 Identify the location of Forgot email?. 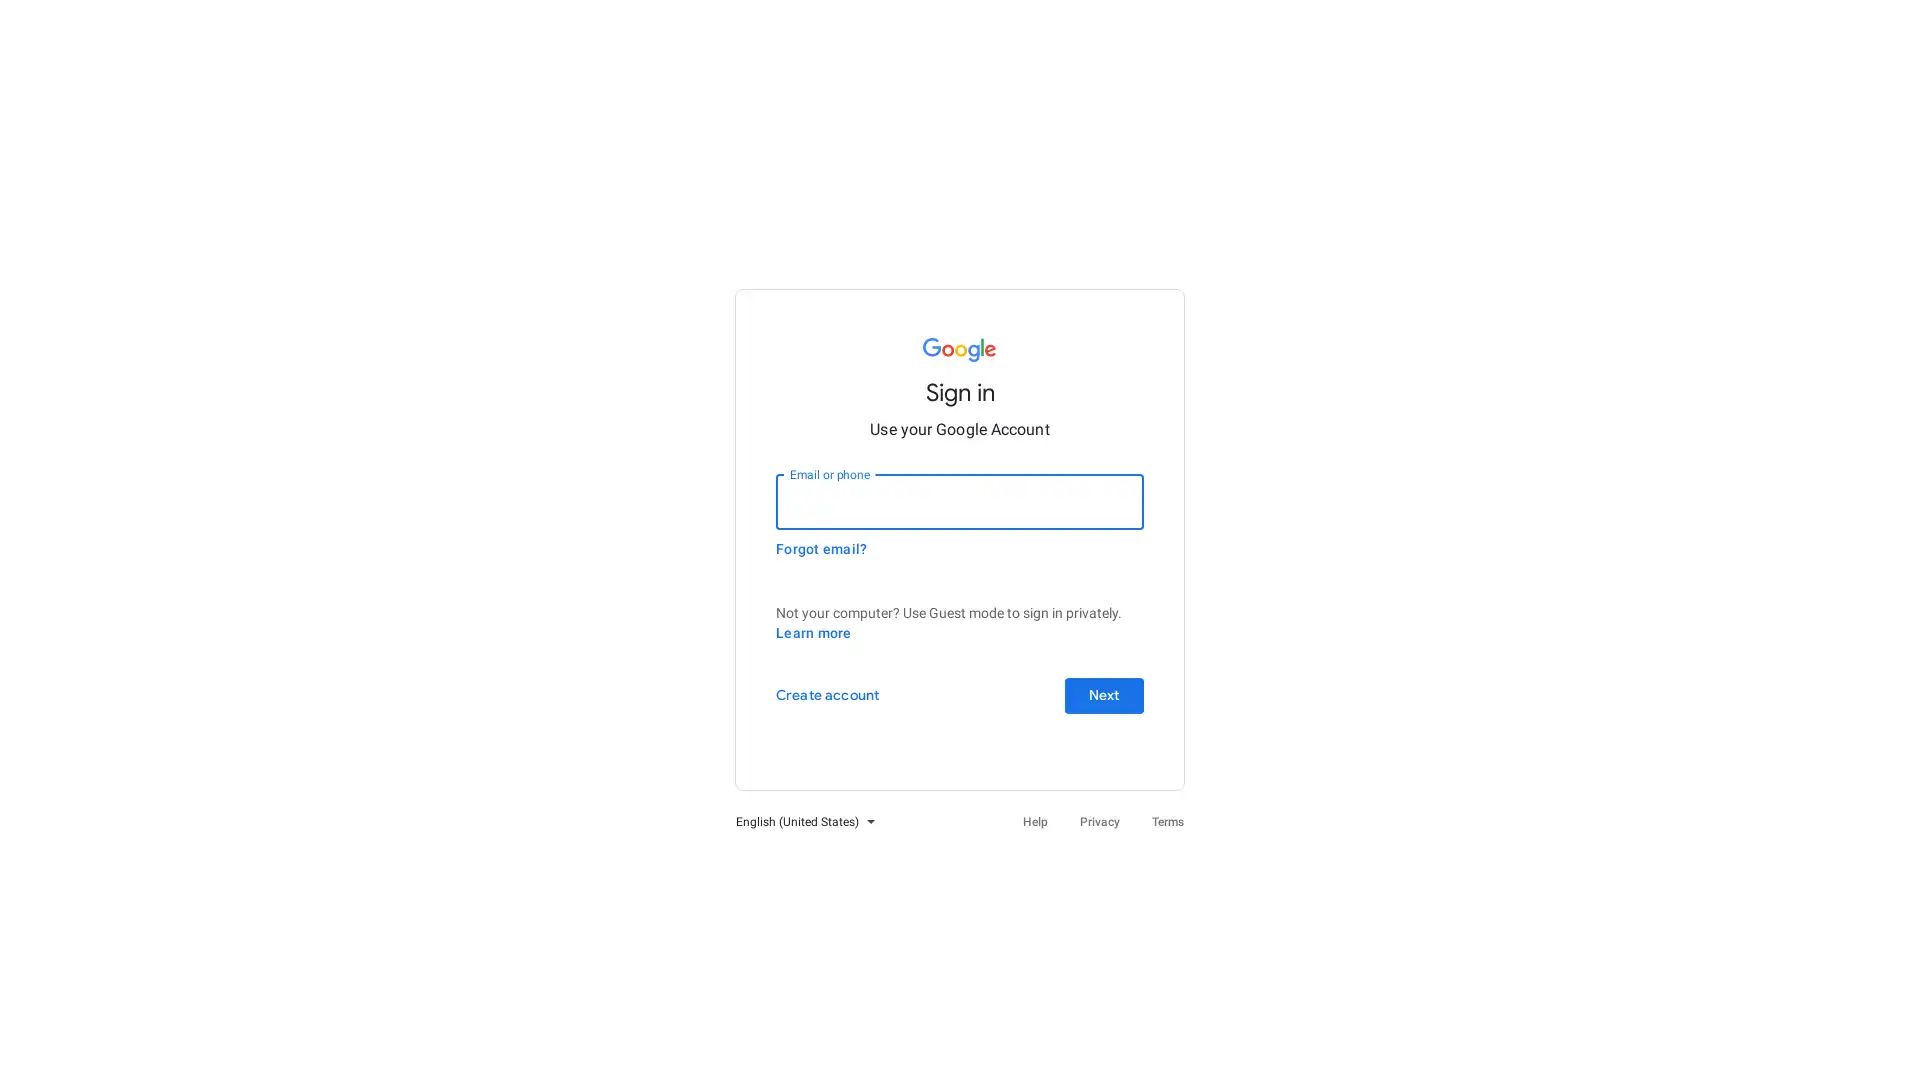
(821, 547).